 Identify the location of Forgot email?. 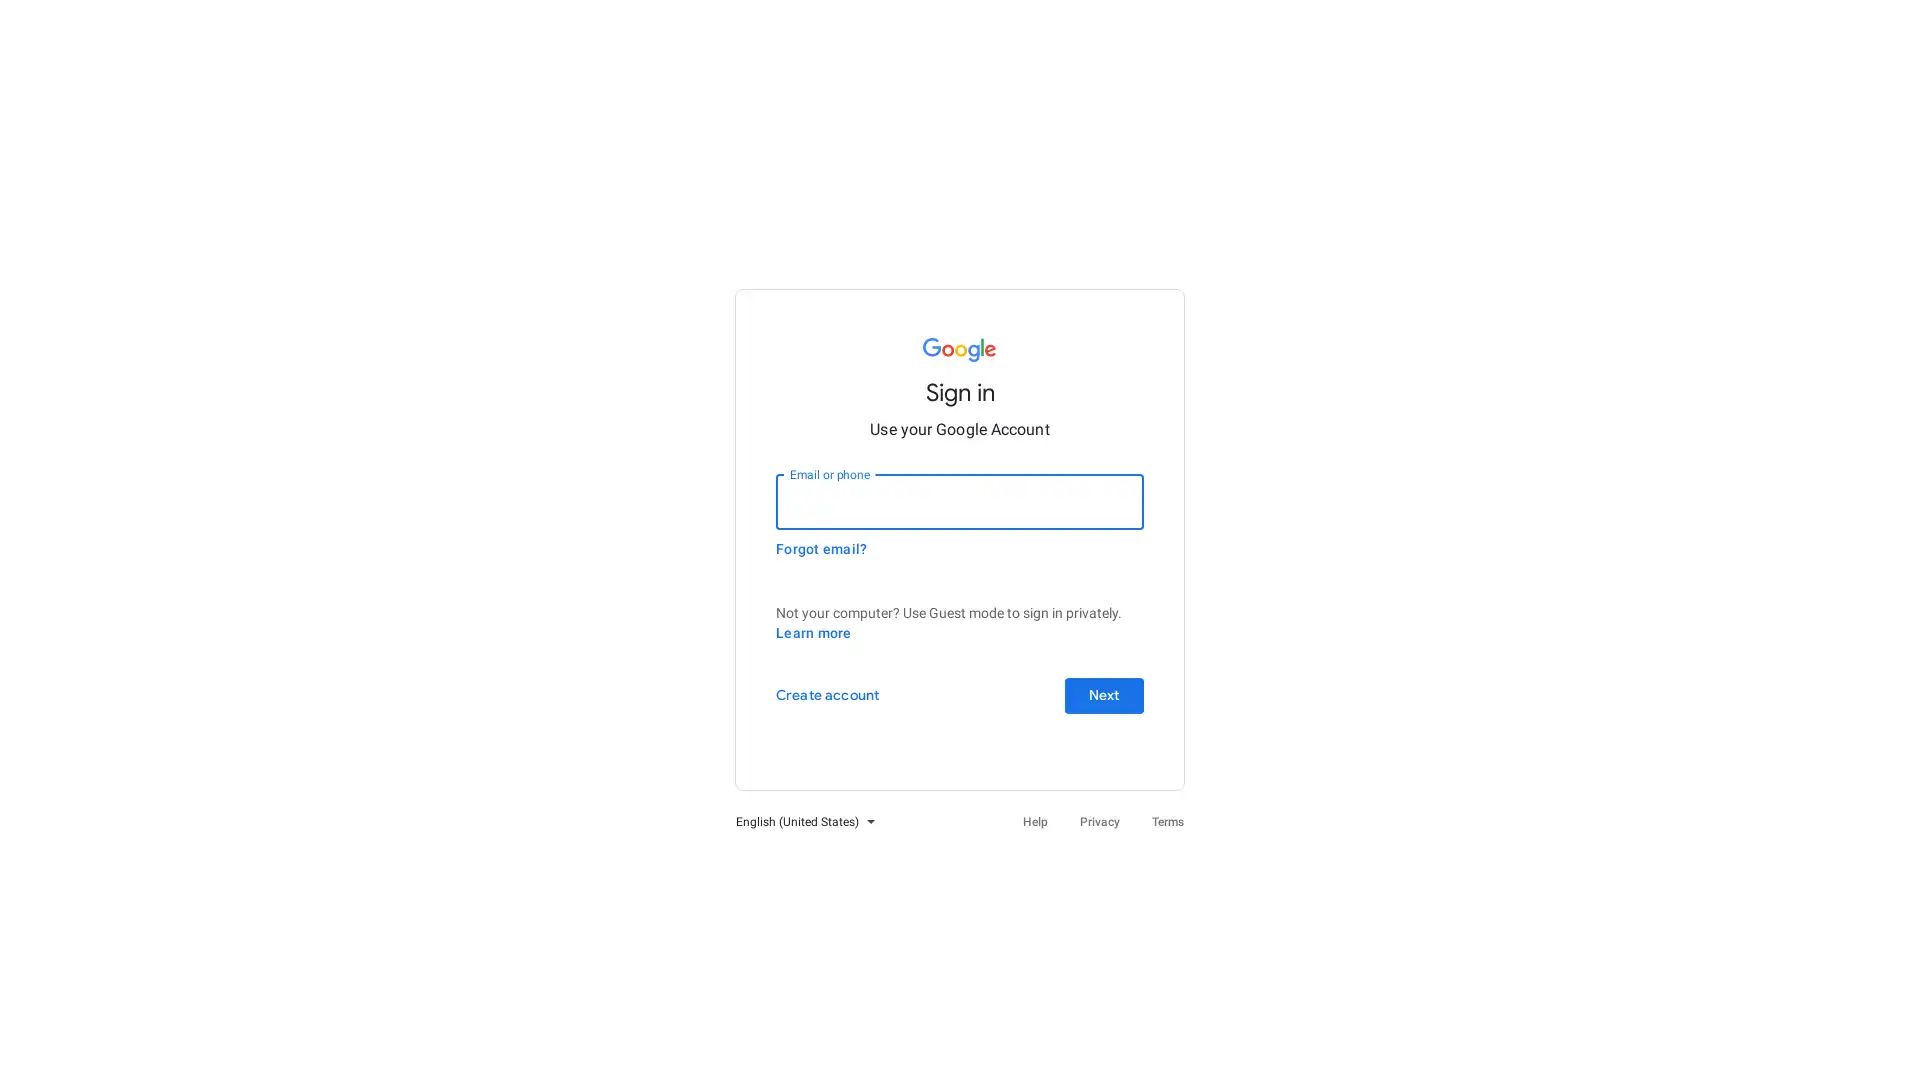
(821, 547).